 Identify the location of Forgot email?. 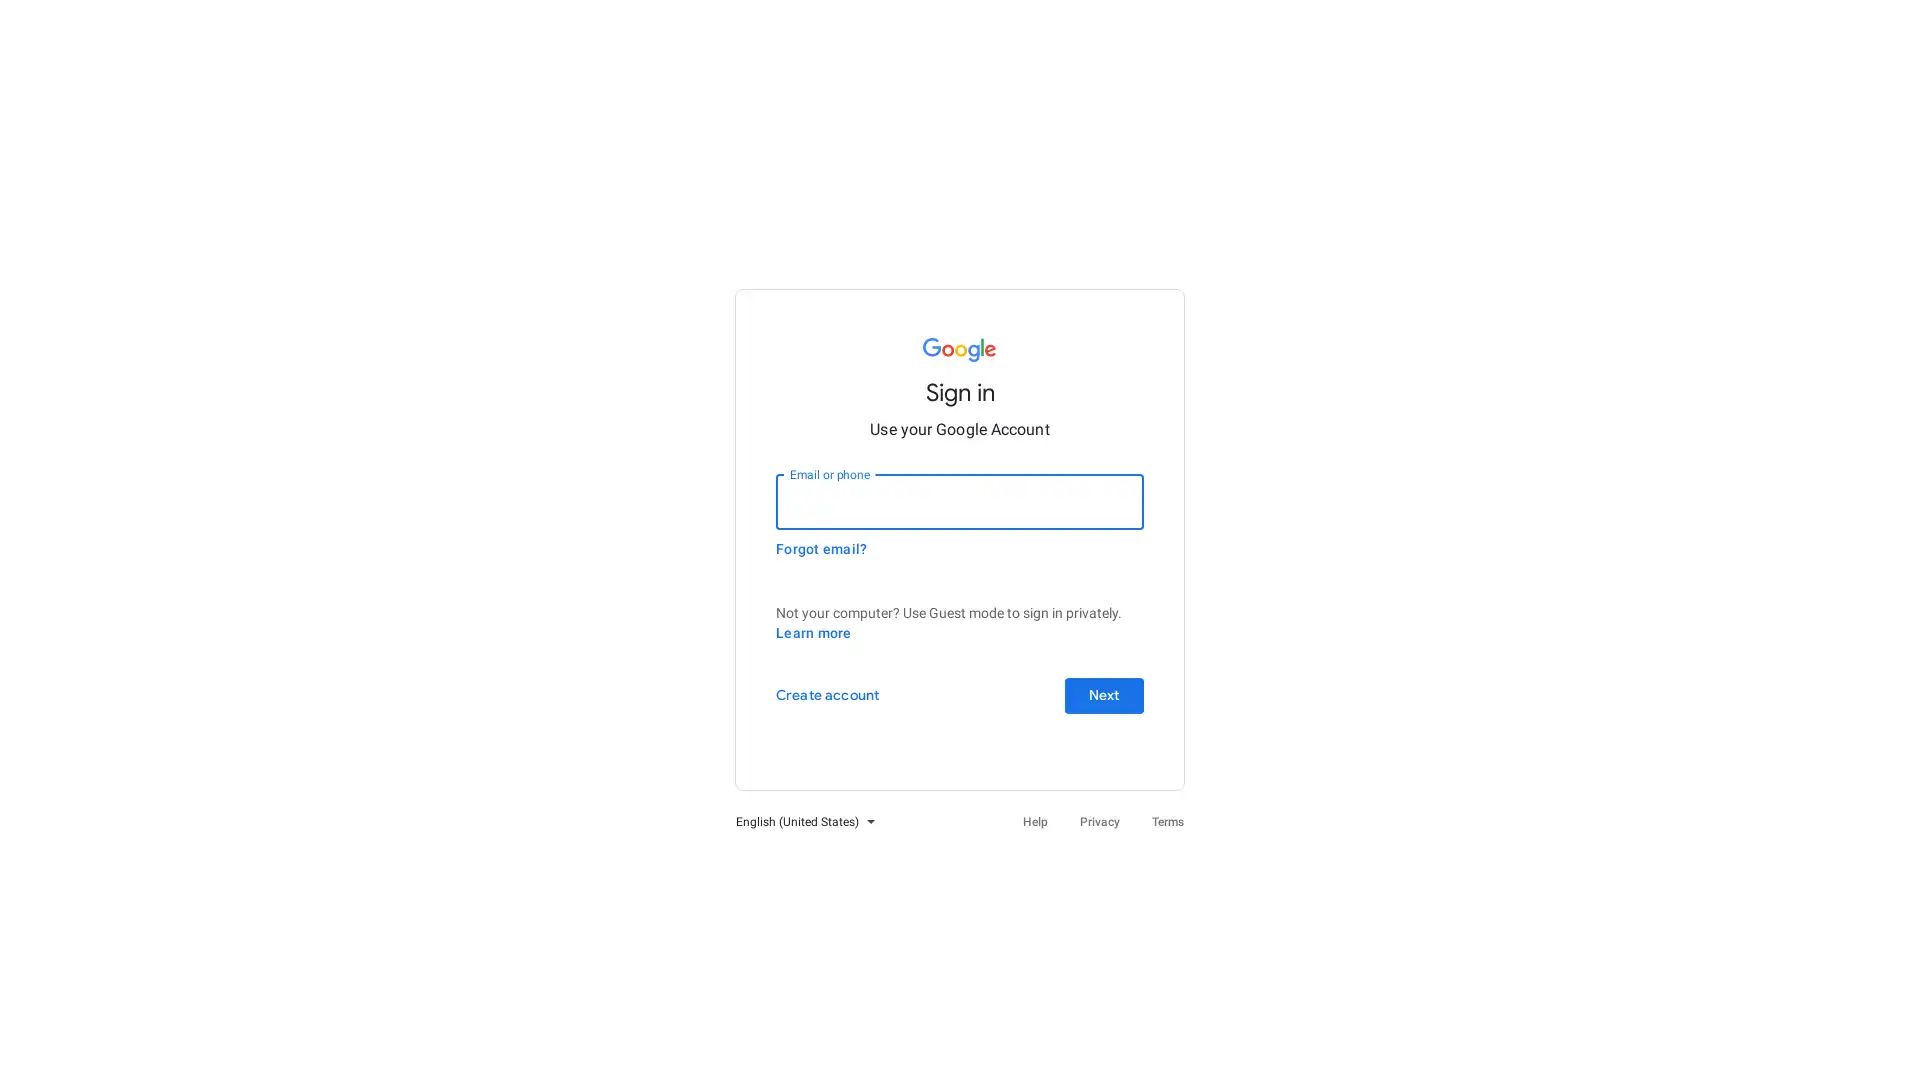
(821, 547).